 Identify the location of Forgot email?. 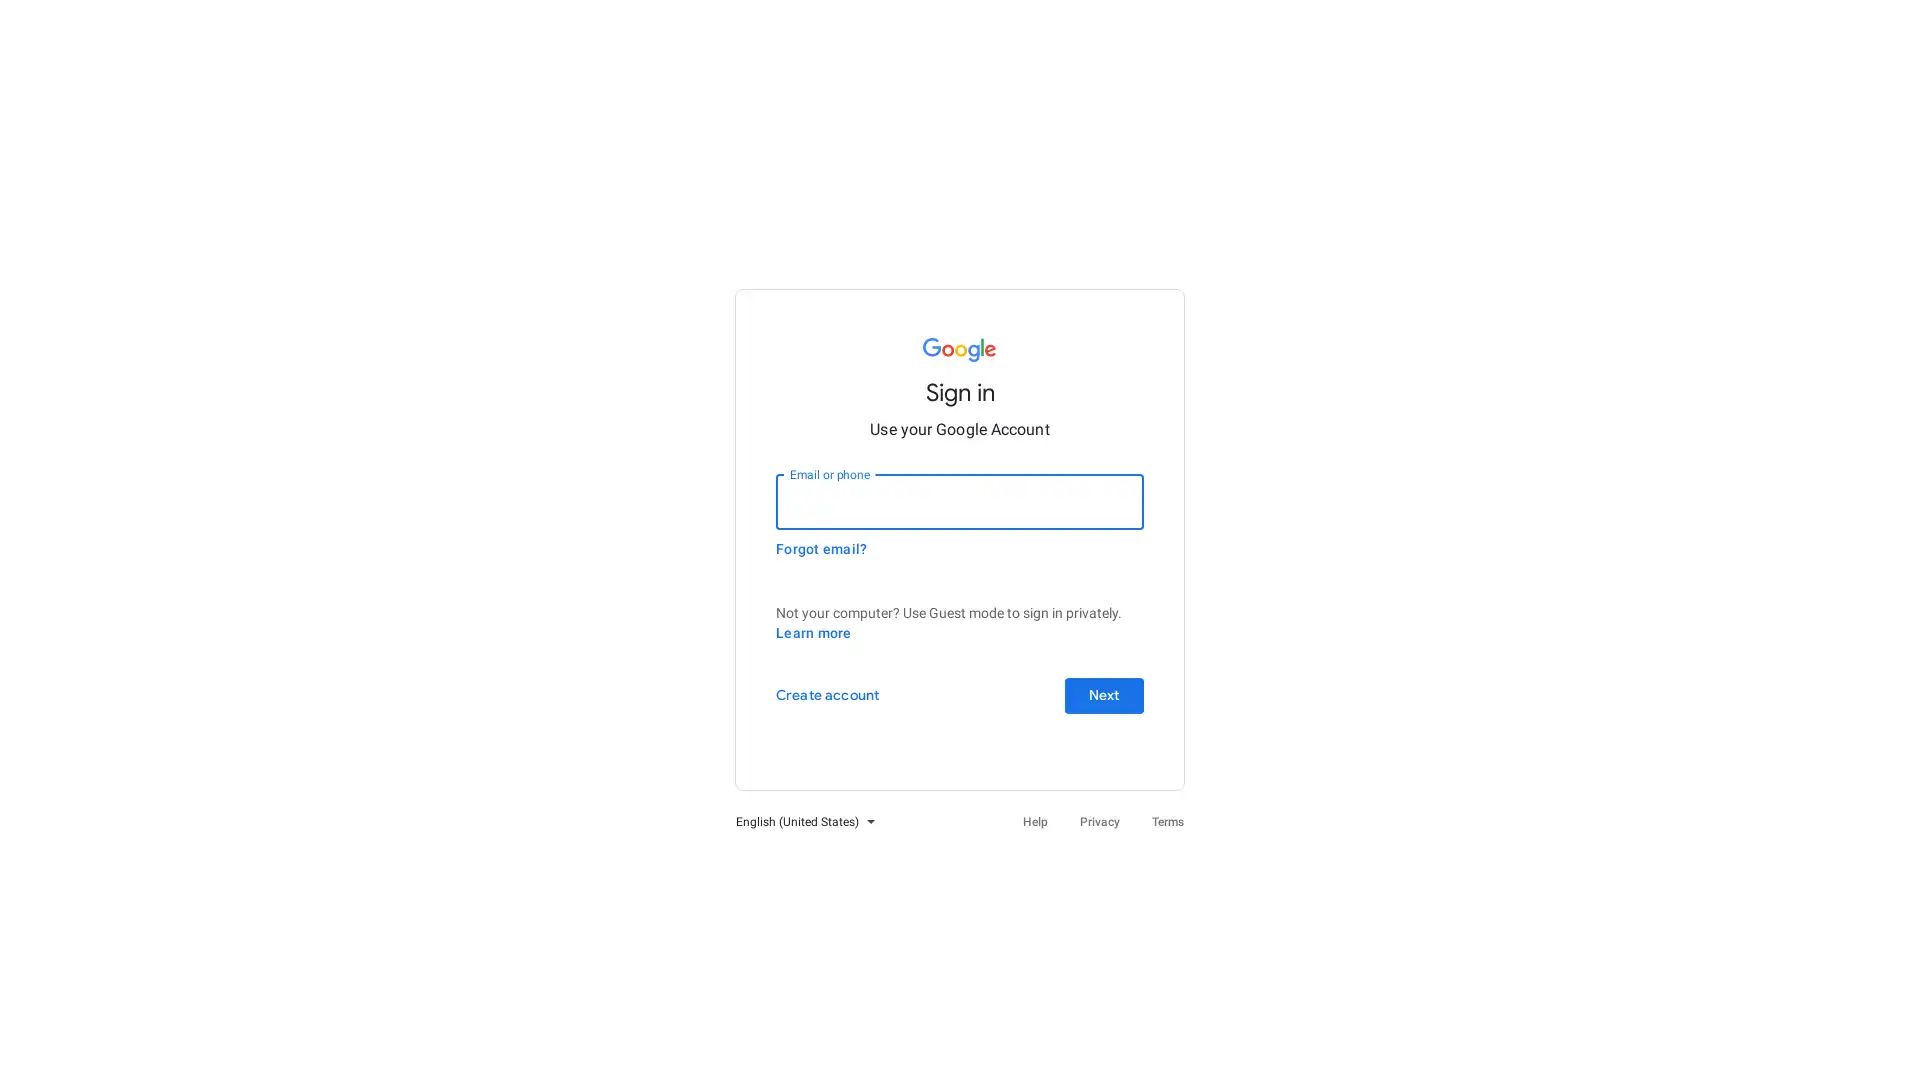
(821, 547).